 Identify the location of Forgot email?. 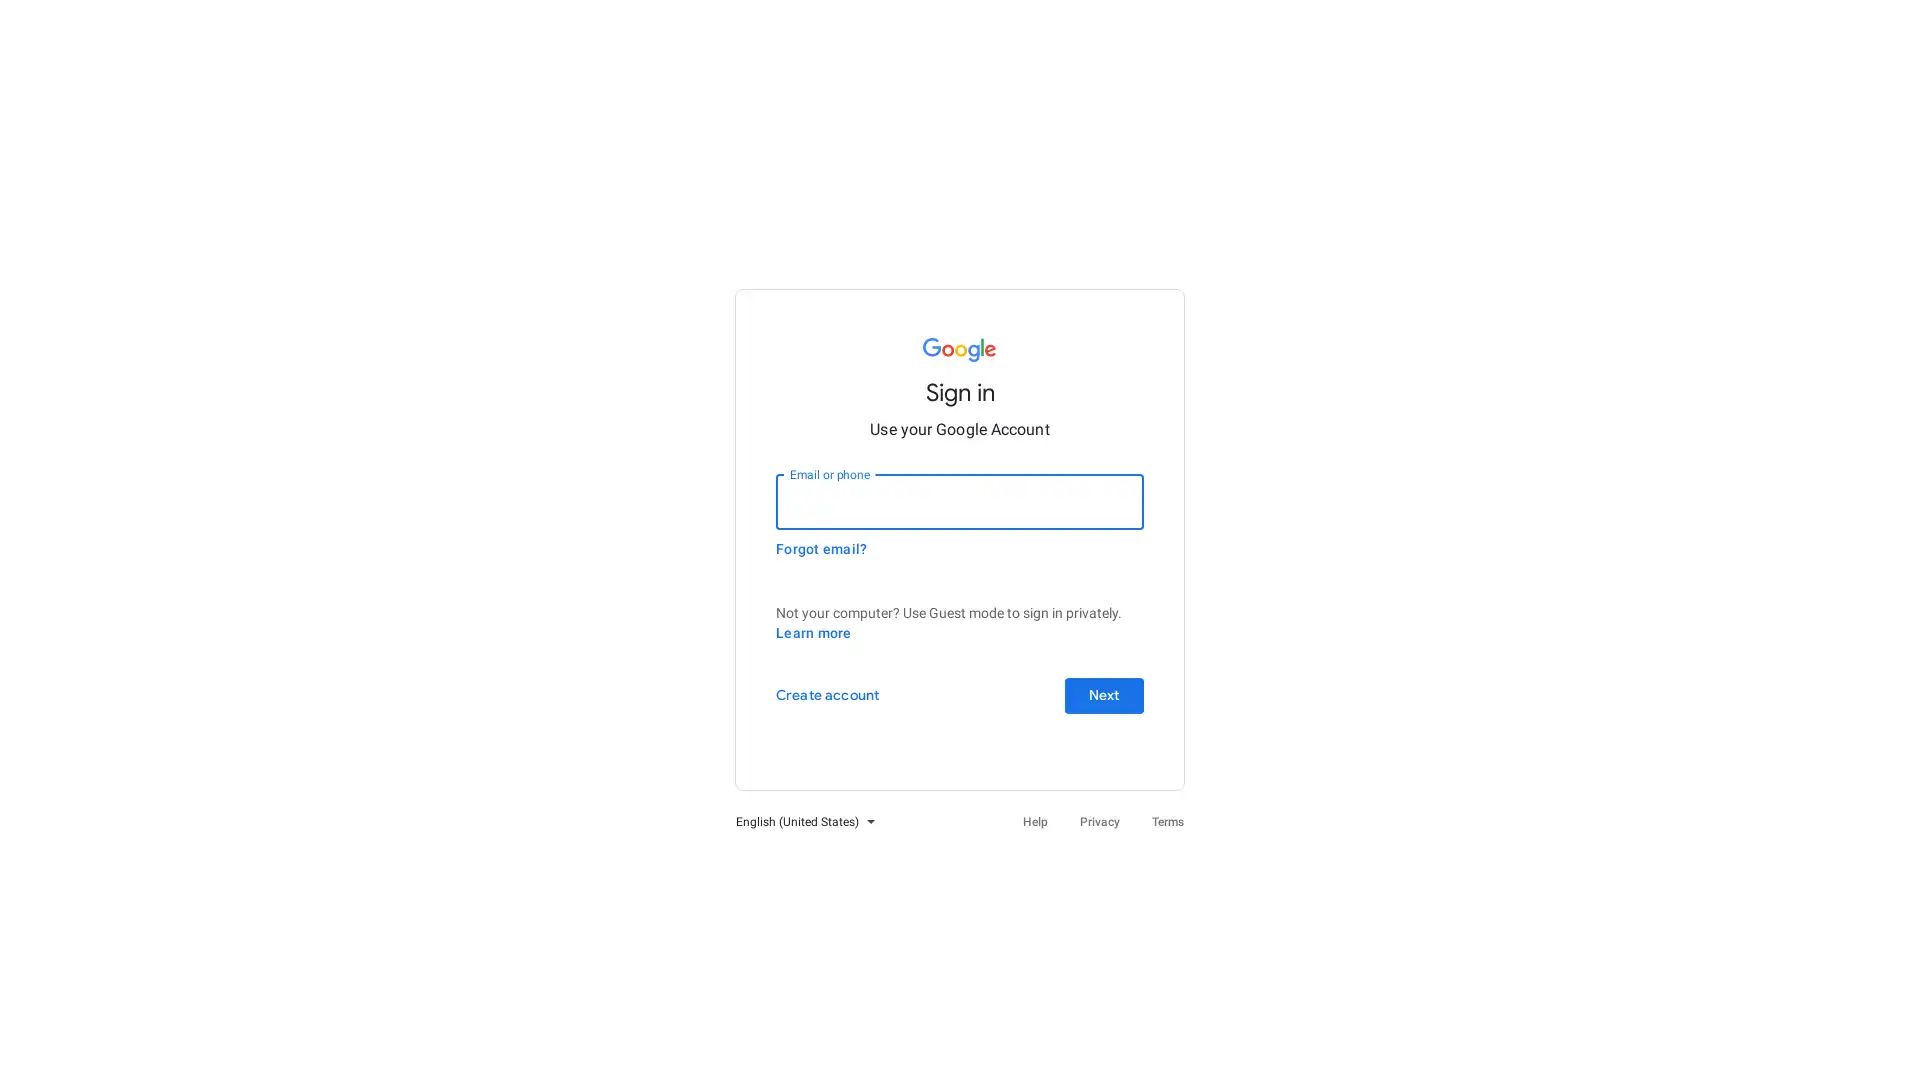
(821, 547).